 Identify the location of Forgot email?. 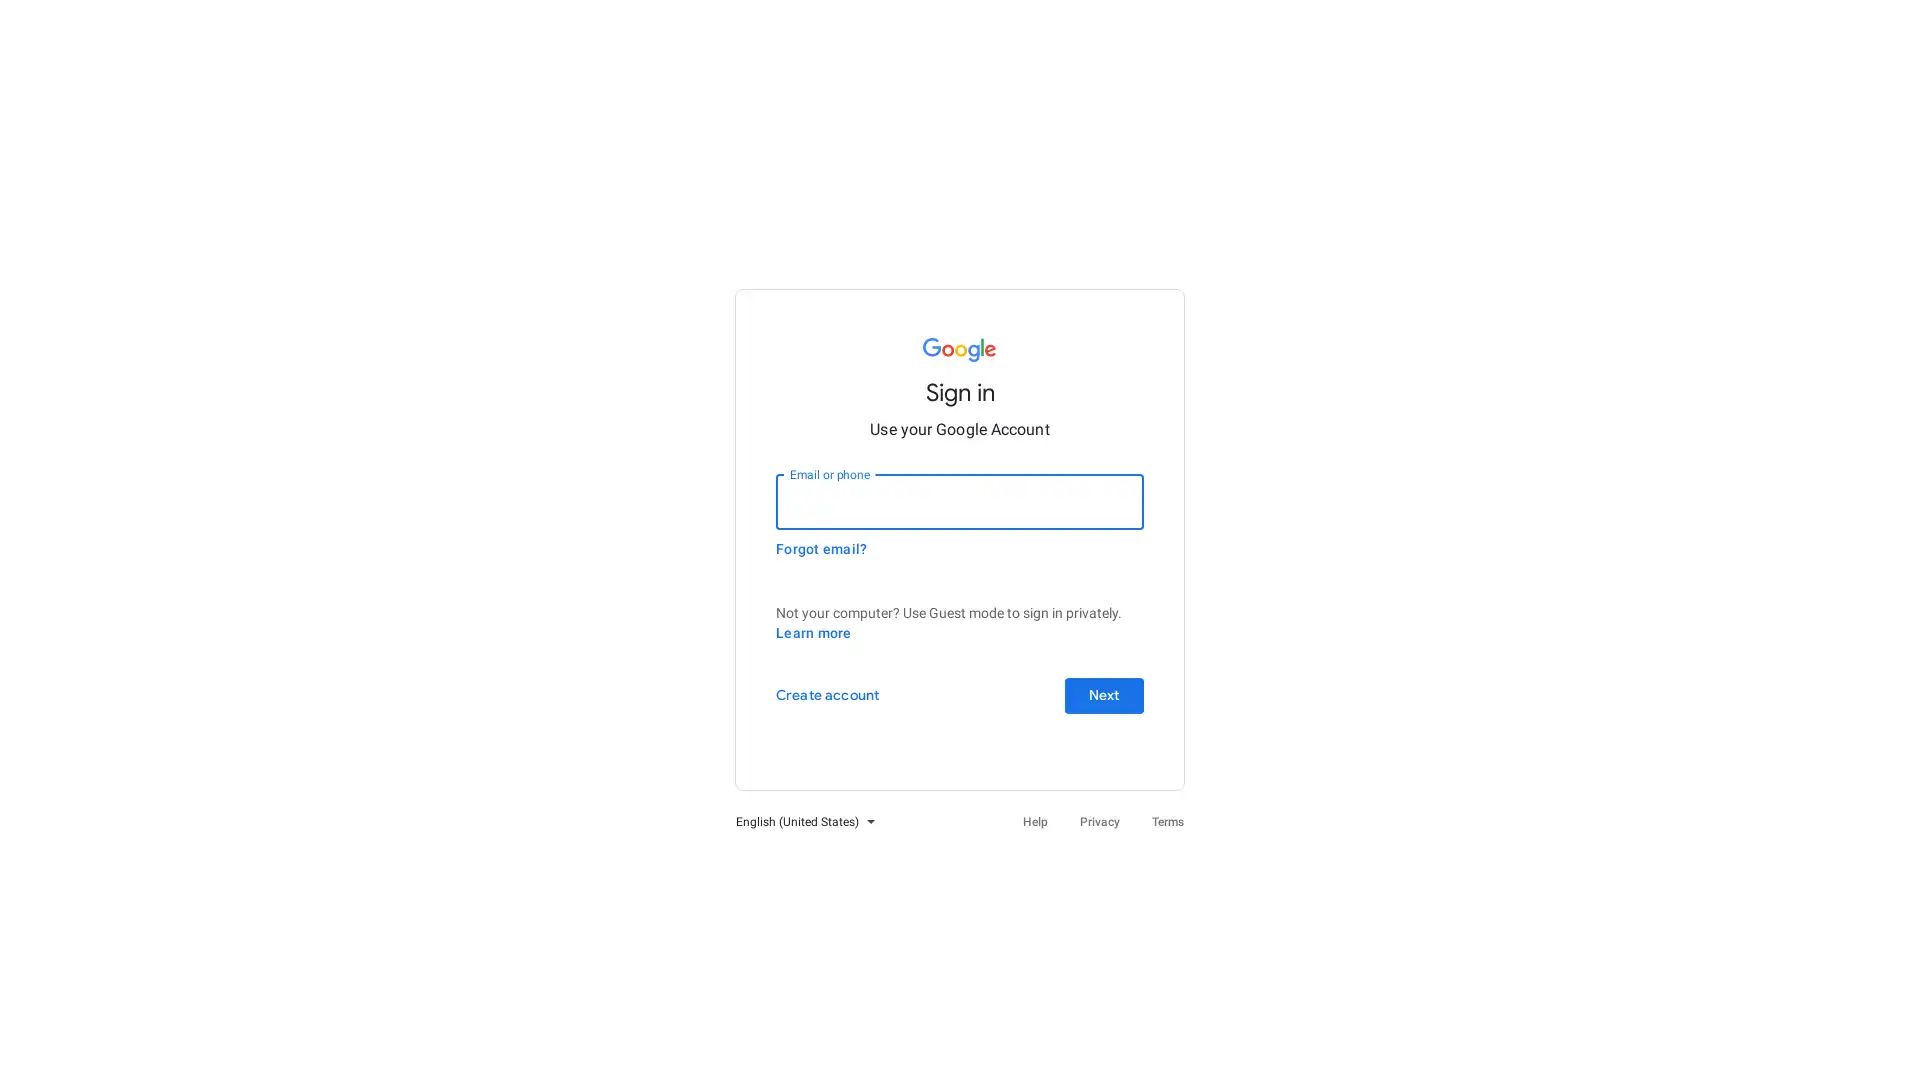
(821, 547).